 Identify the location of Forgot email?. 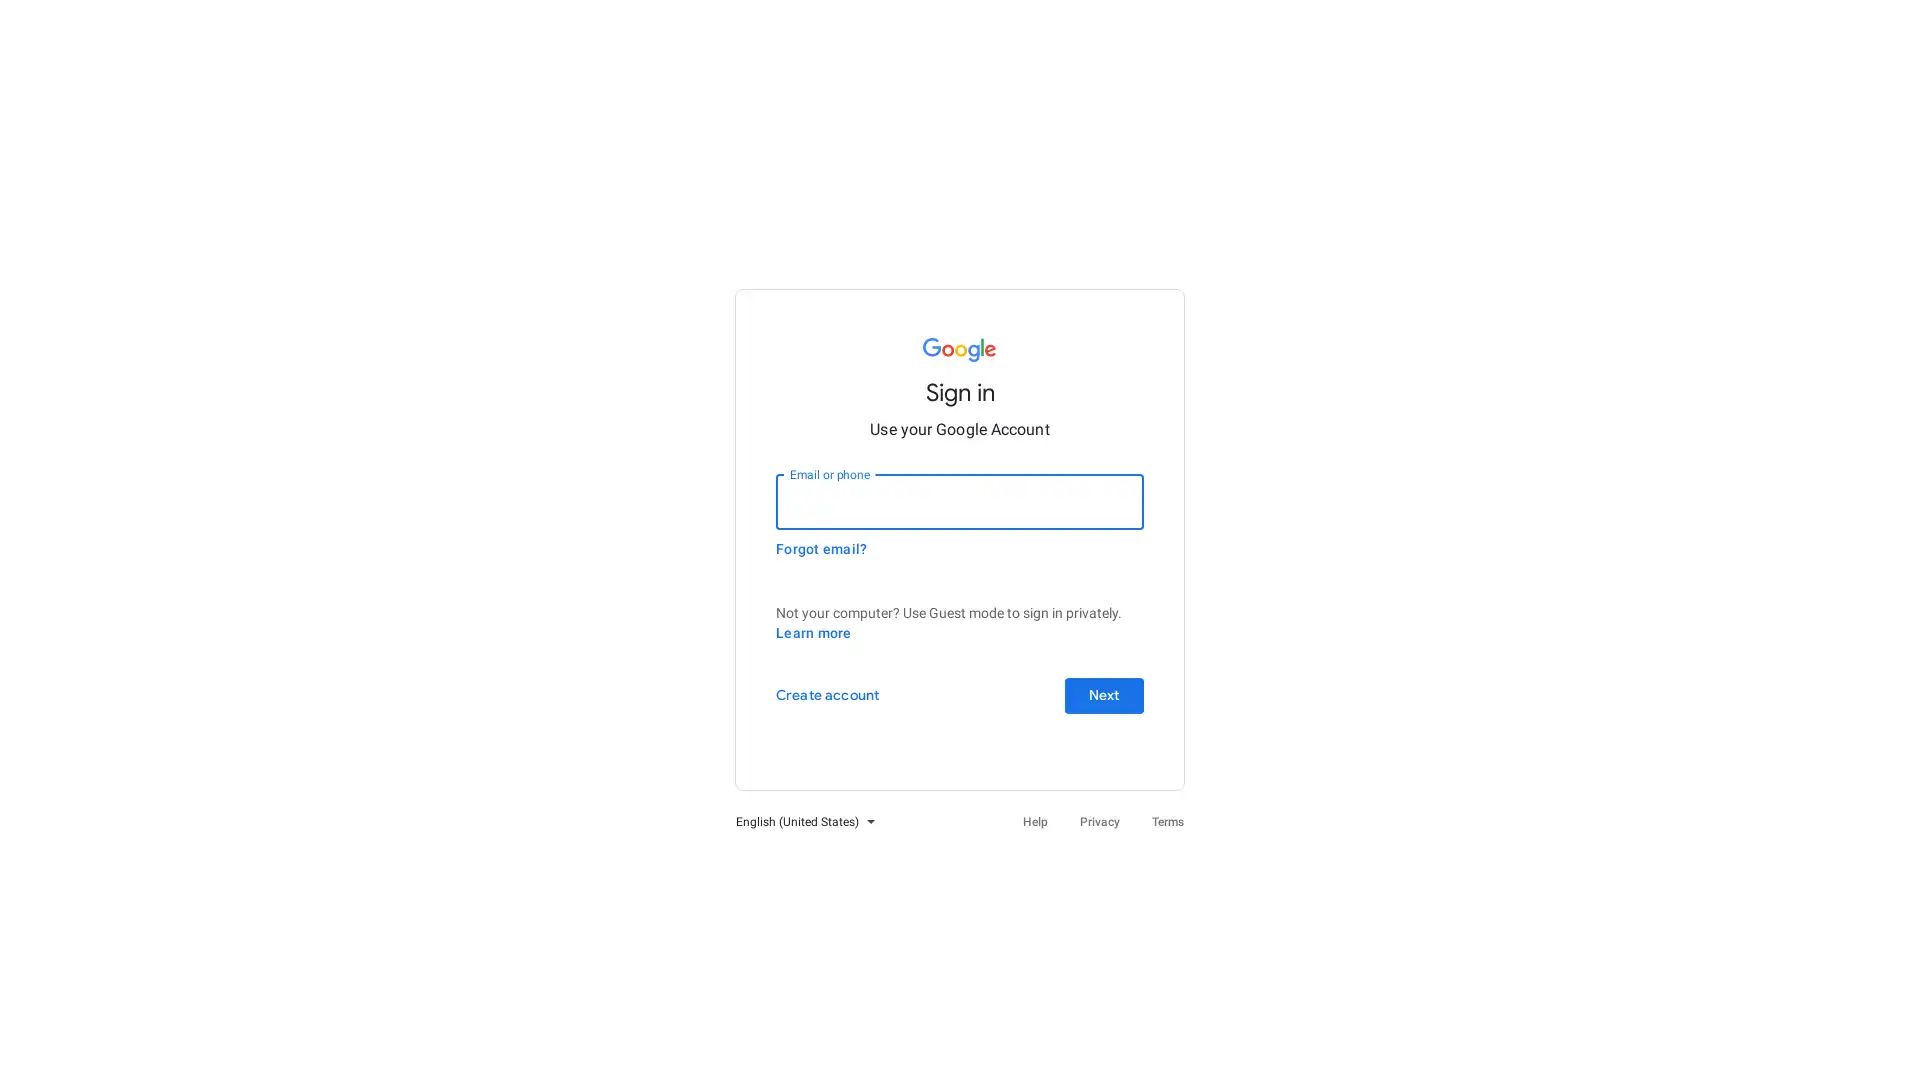
(821, 547).